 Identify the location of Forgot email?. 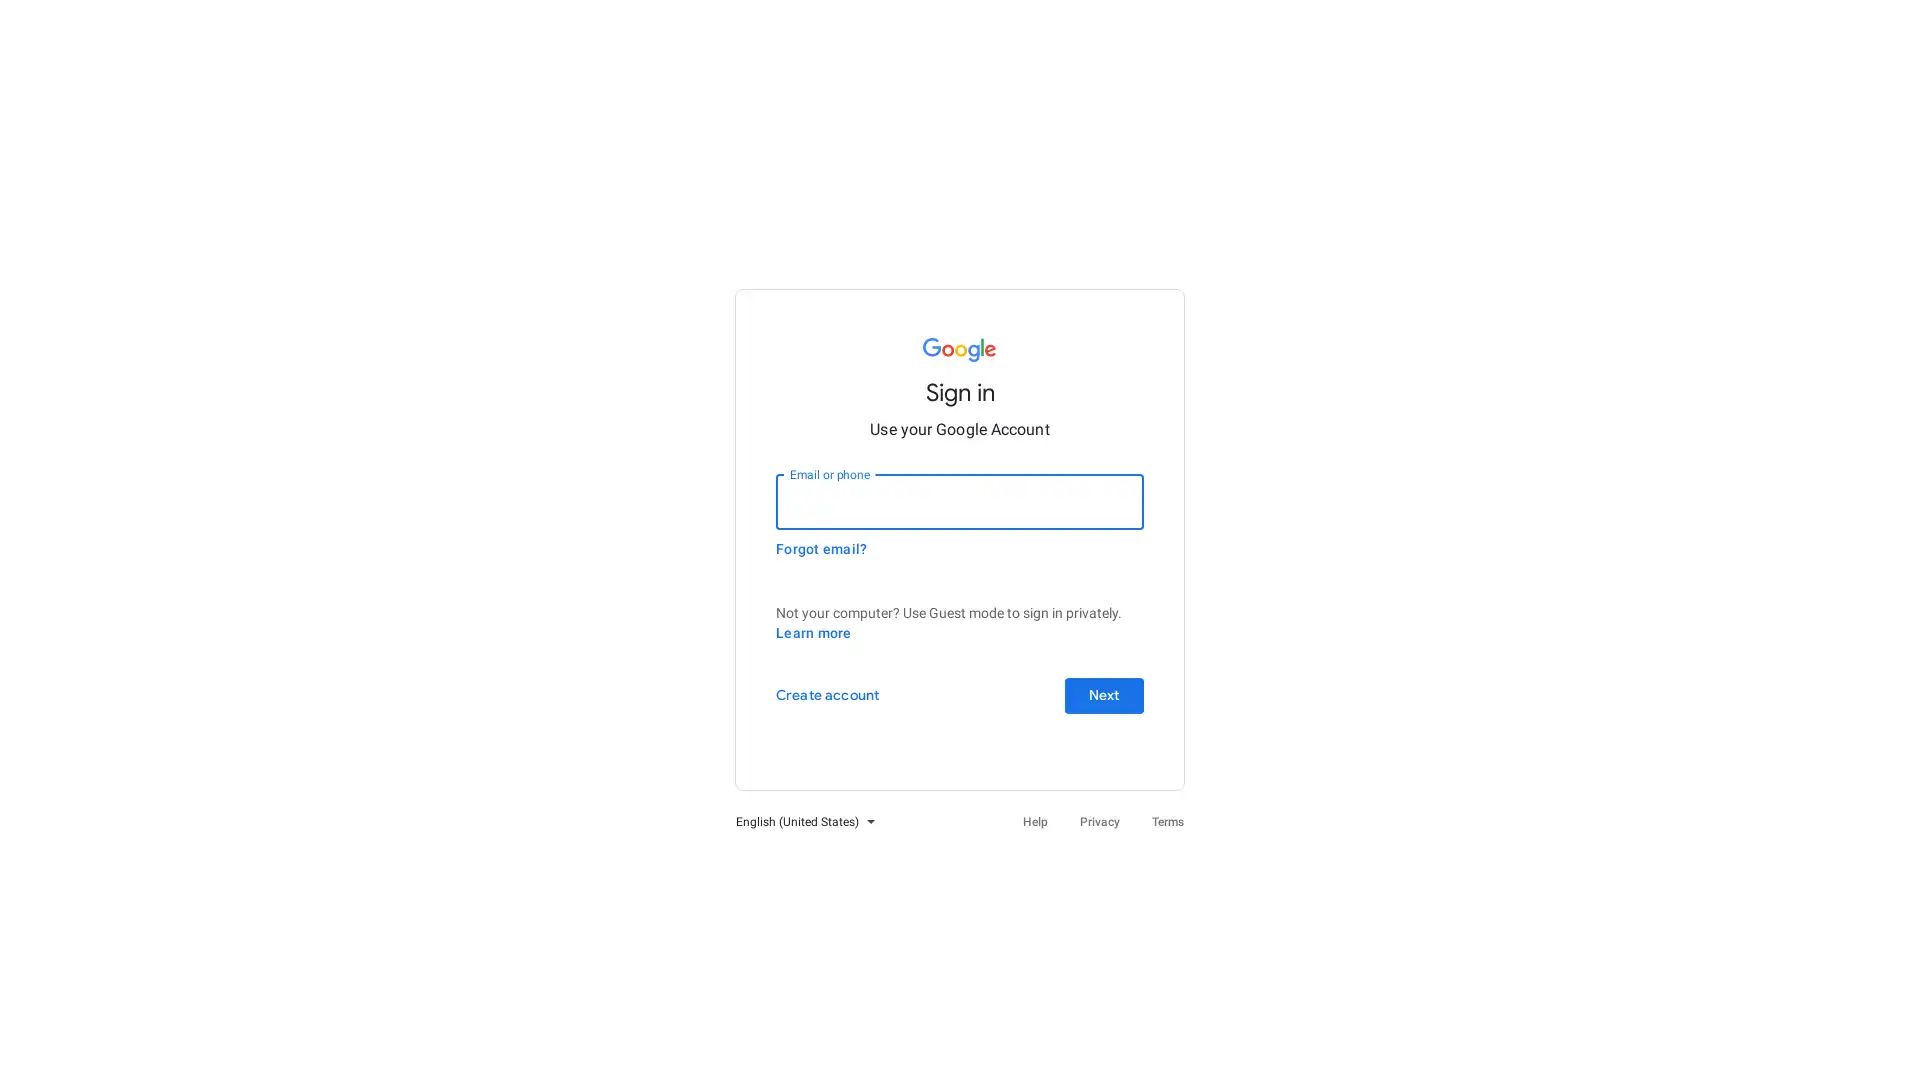
(821, 547).